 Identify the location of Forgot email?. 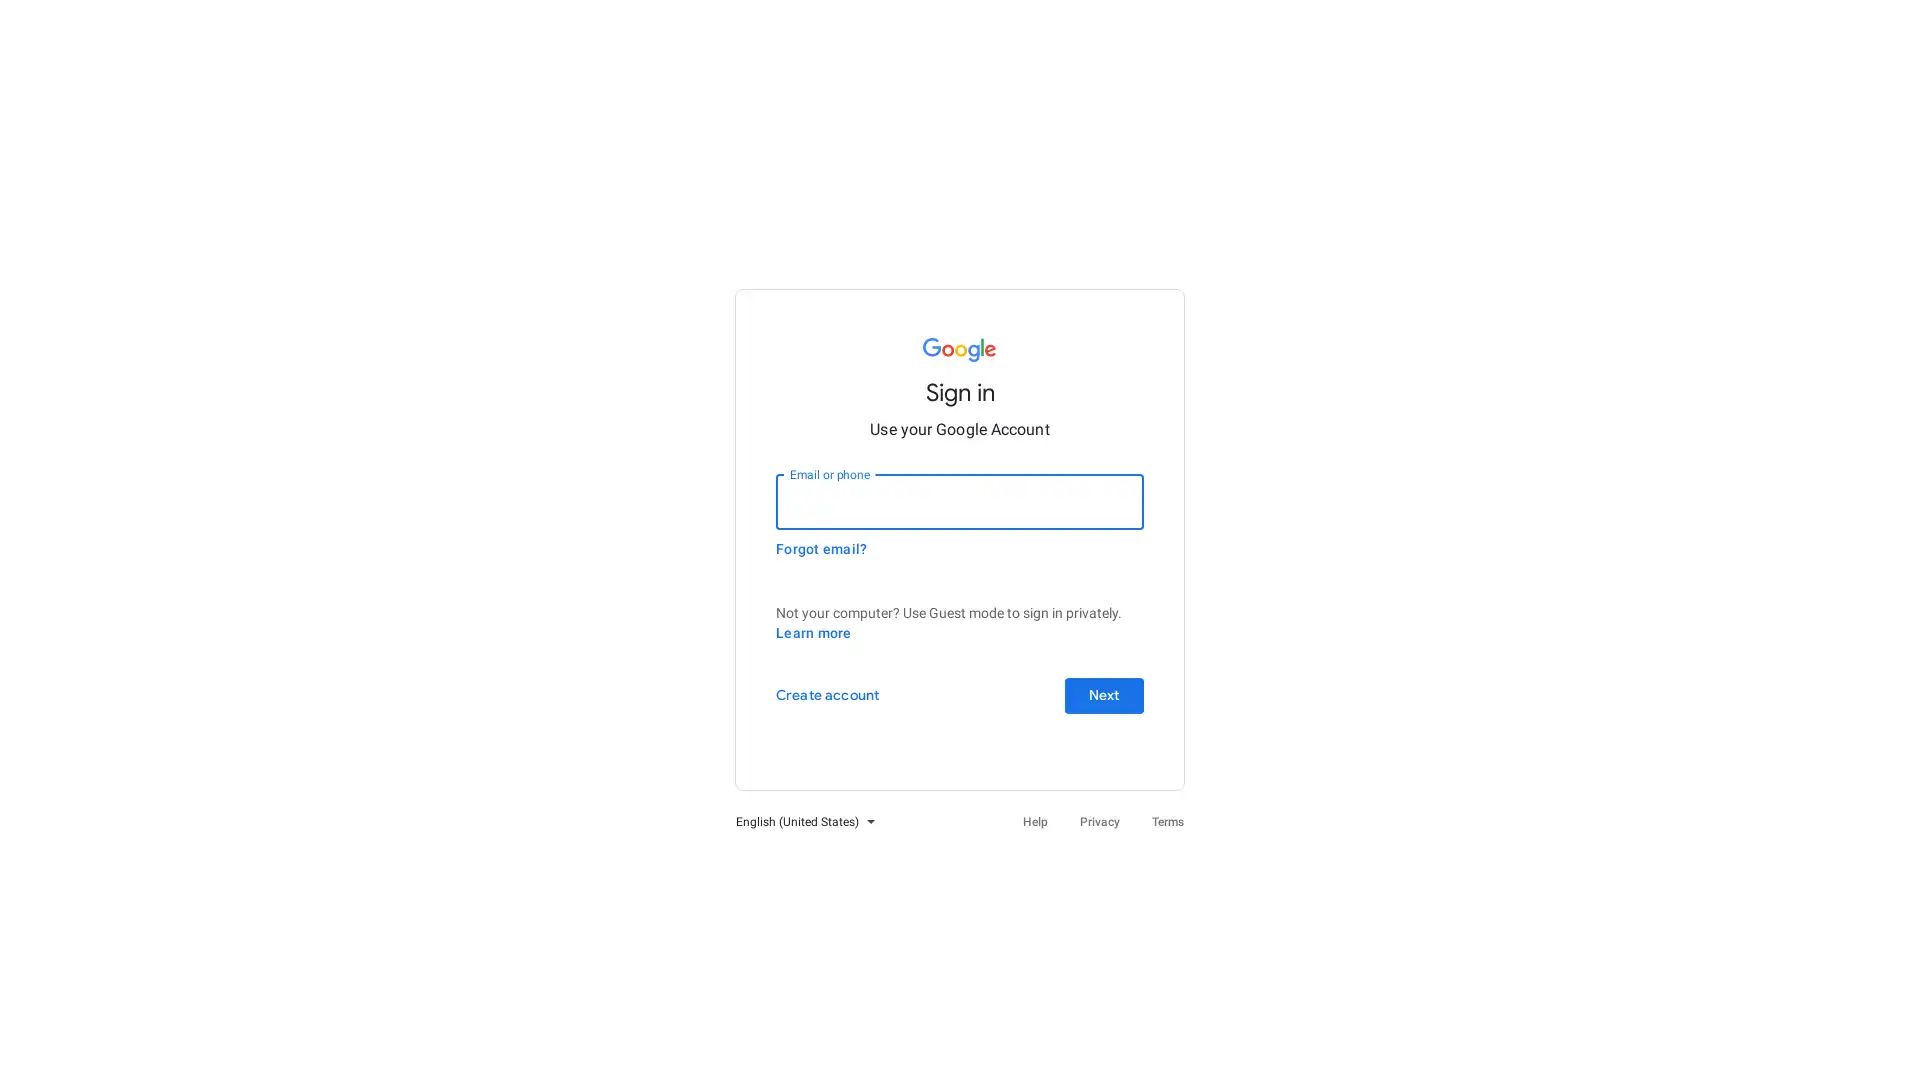
(821, 547).